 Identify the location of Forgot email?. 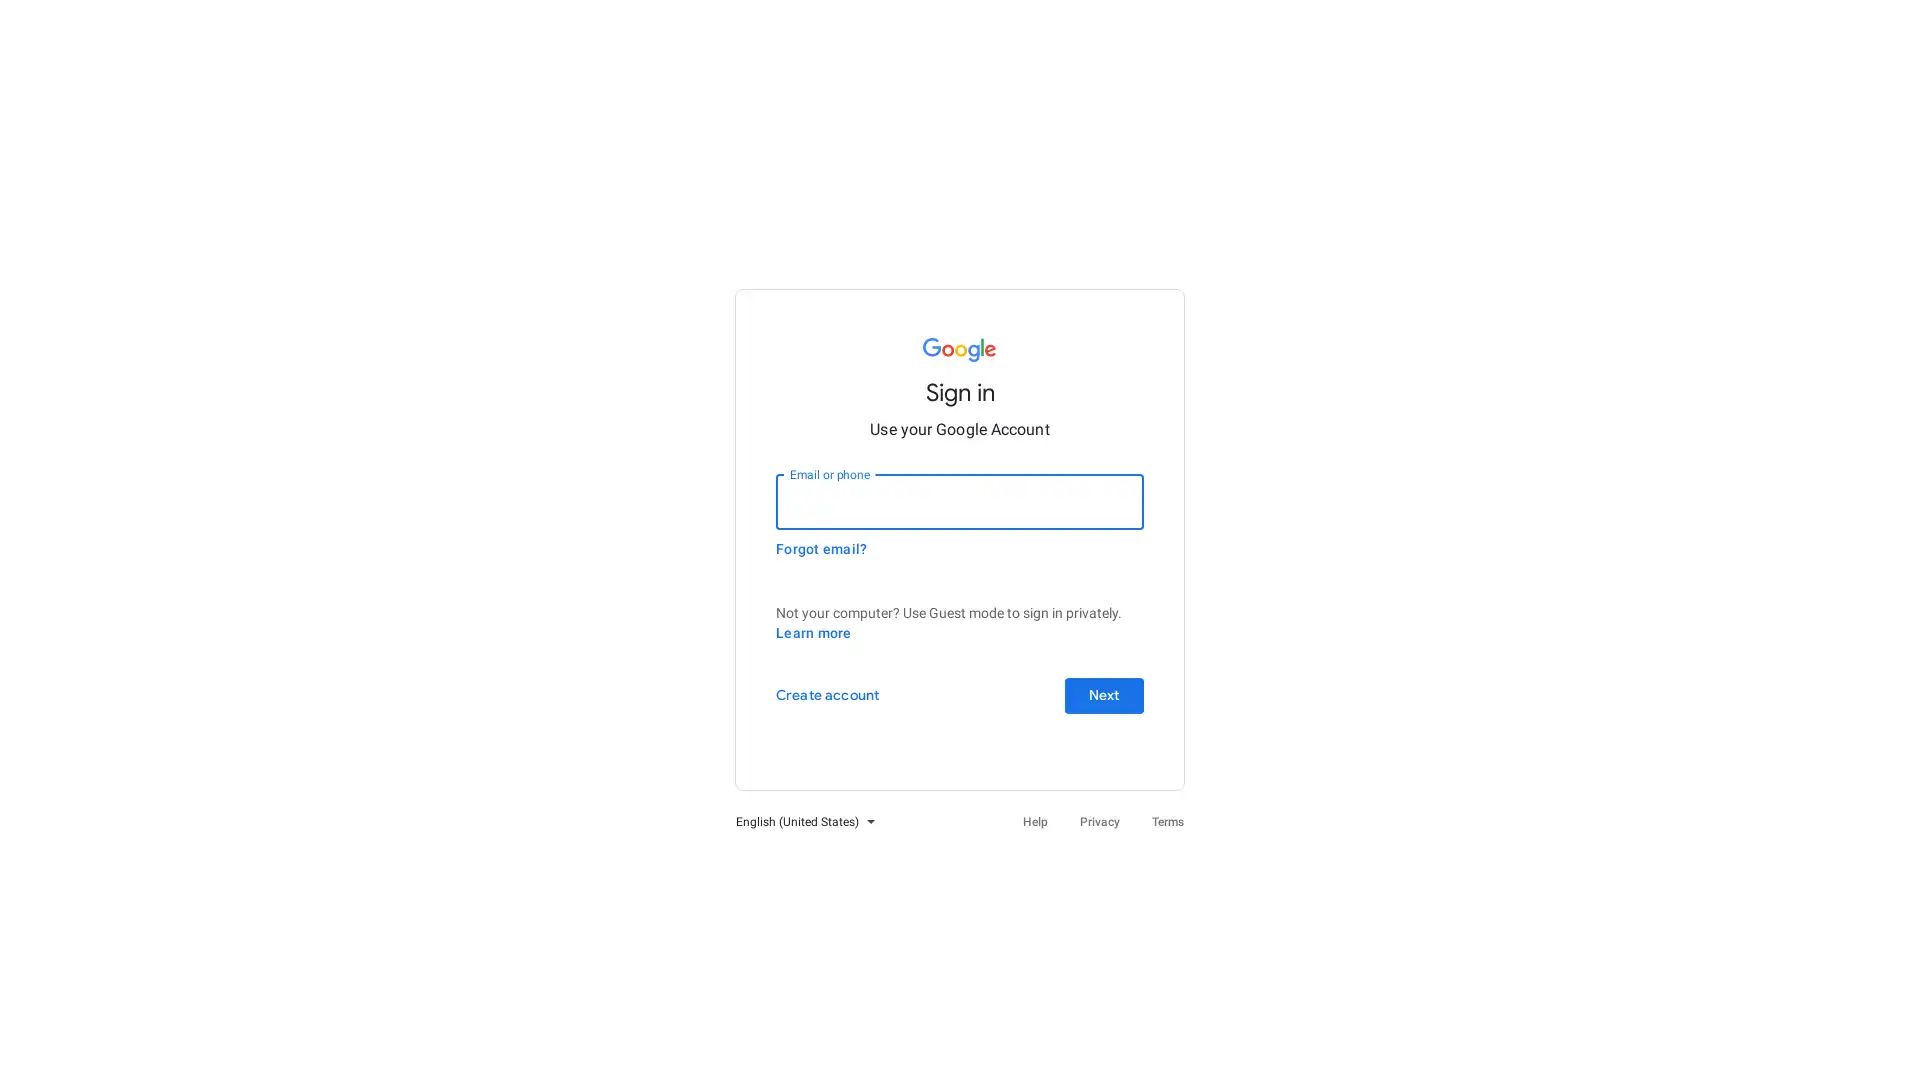
(821, 547).